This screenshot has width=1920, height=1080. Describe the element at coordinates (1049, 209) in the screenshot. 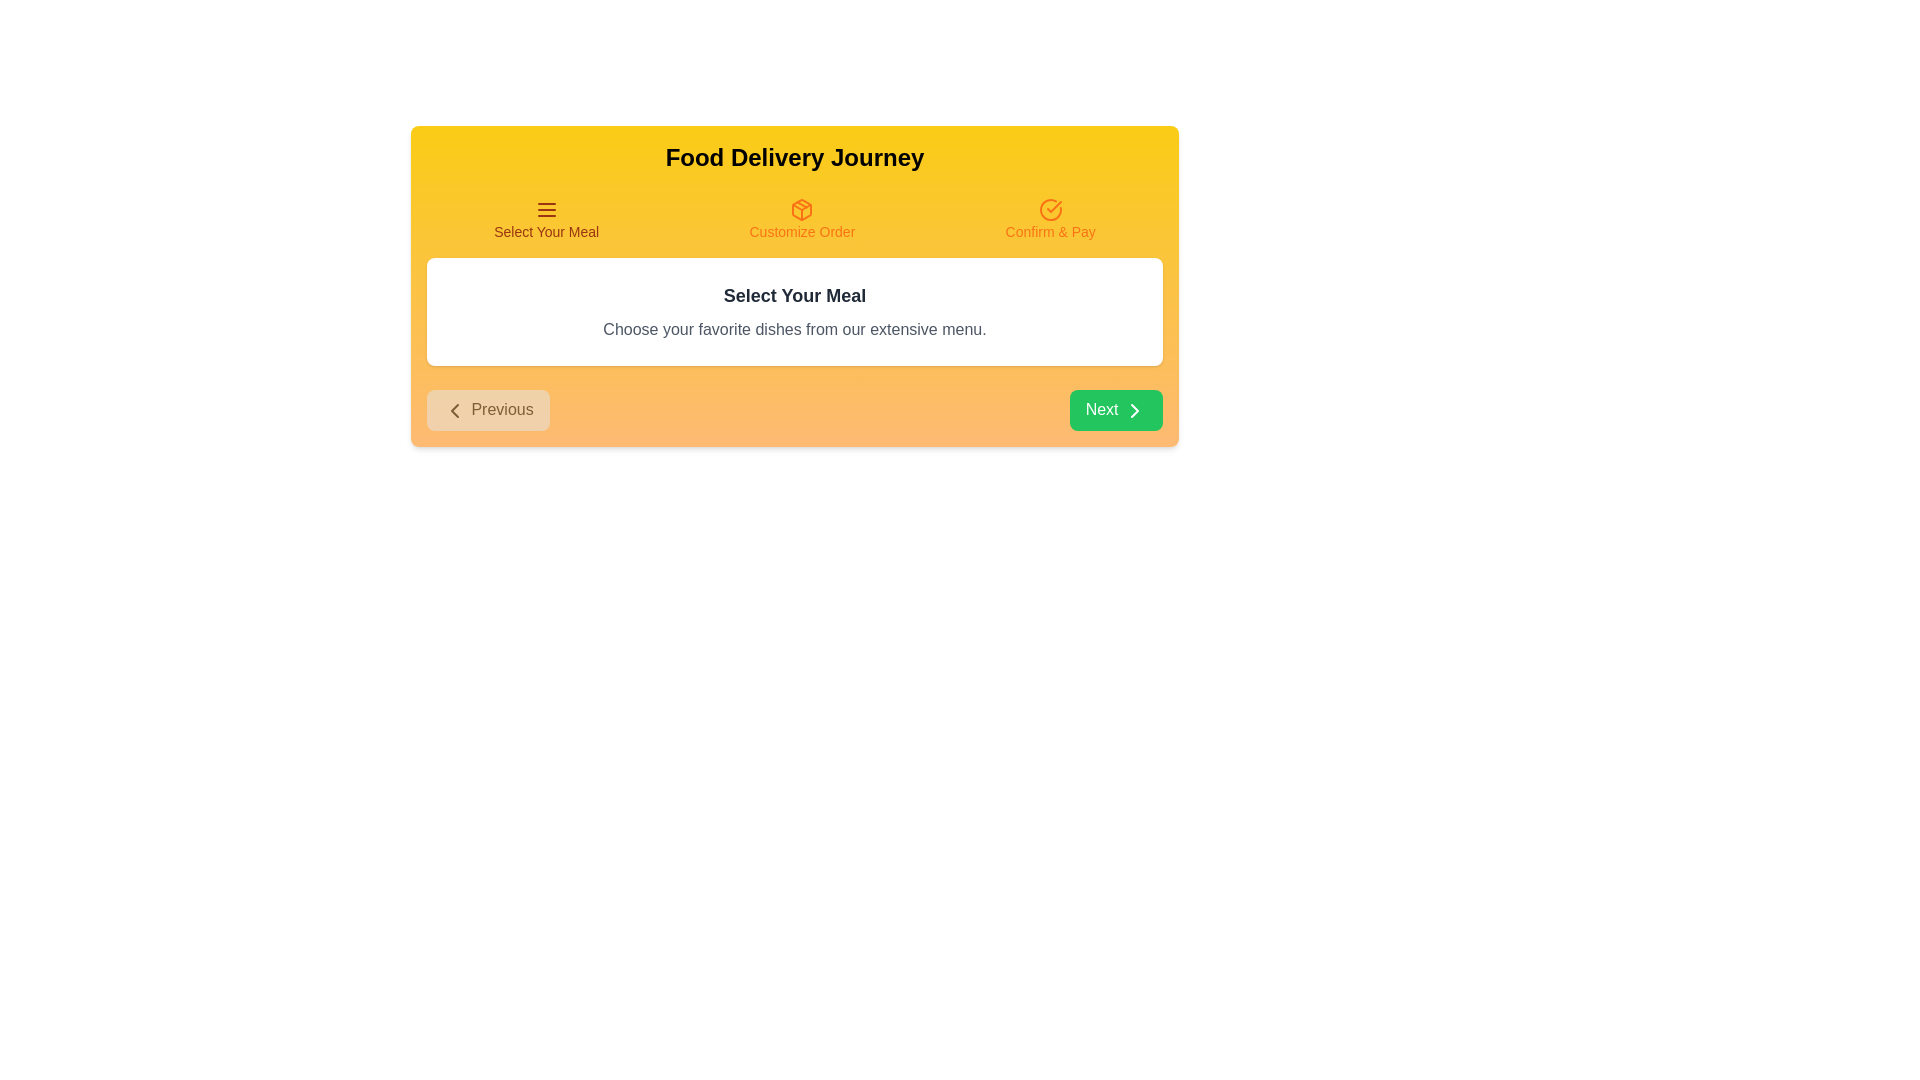

I see `the circular check icon with a tick mark located in the 'Confirm & Pay' section, positioned to the far right of the navigation bar` at that location.